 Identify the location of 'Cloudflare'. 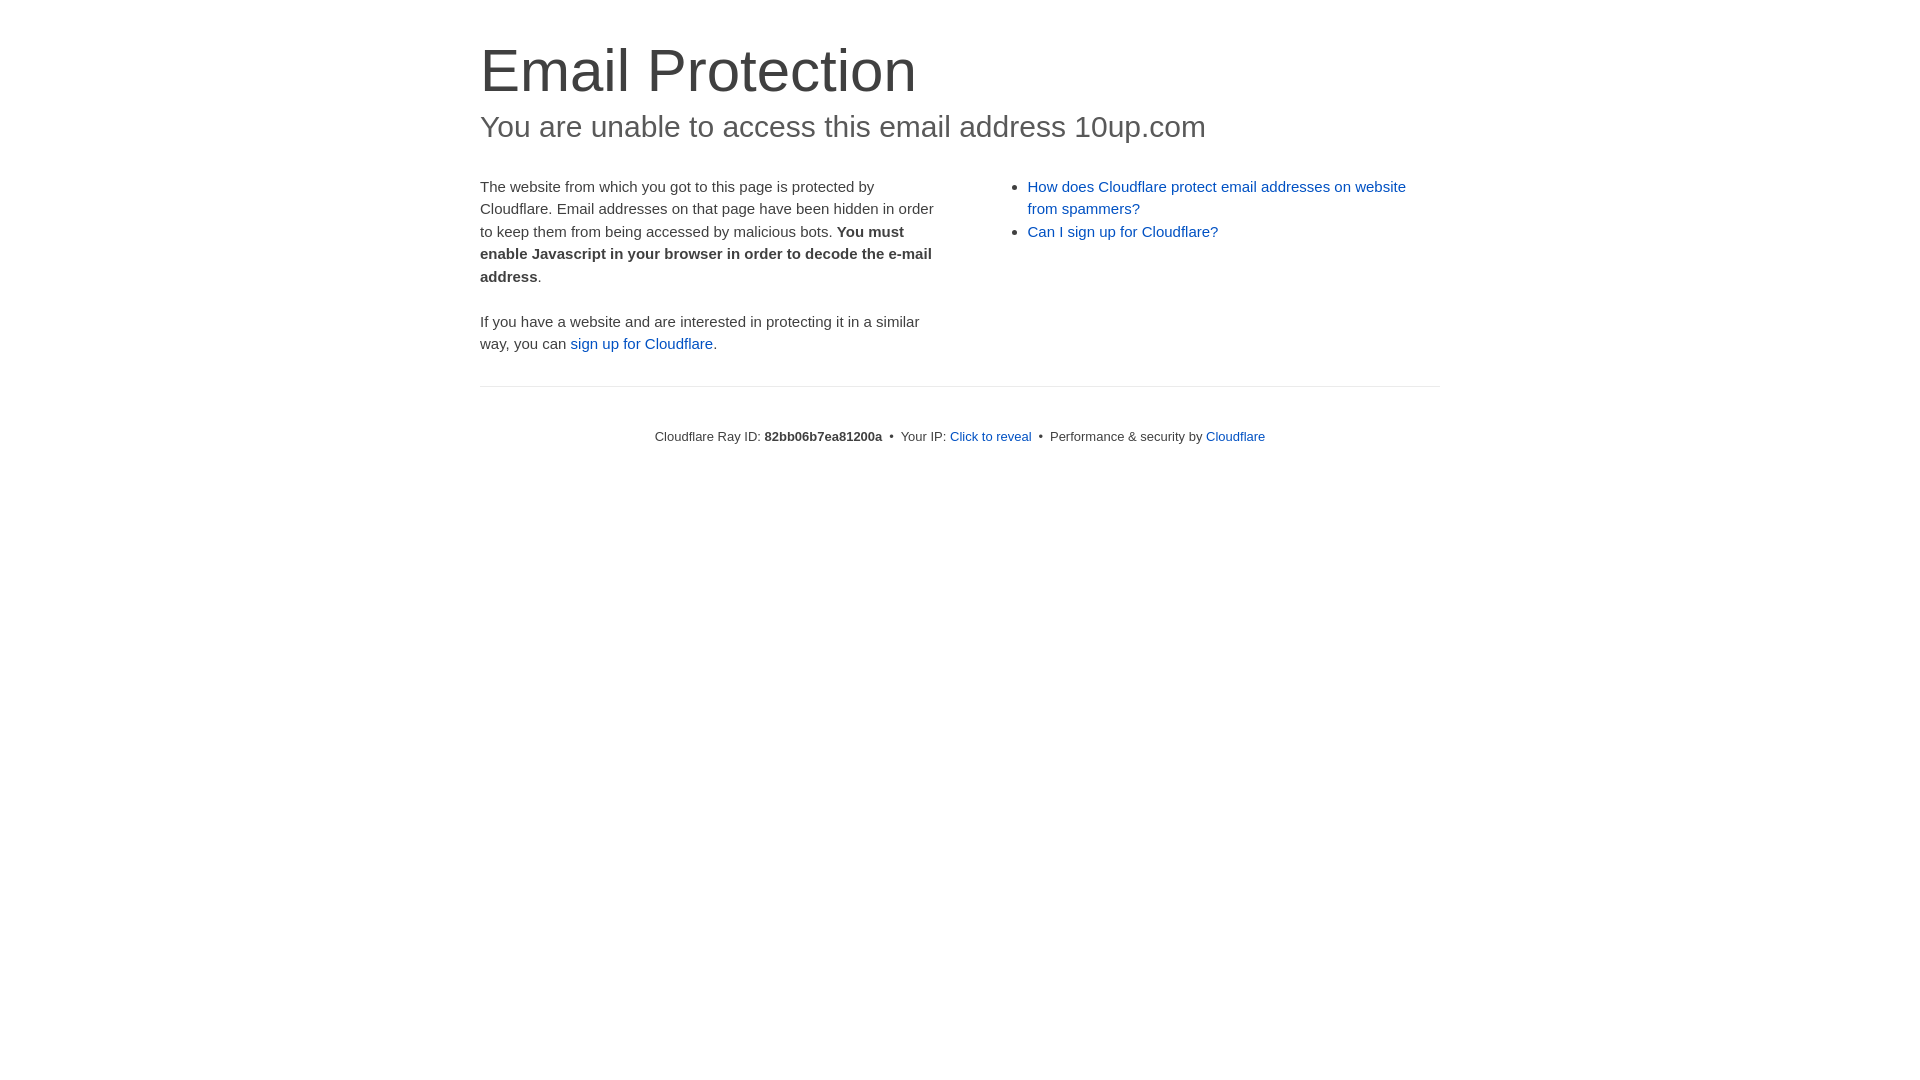
(1234, 435).